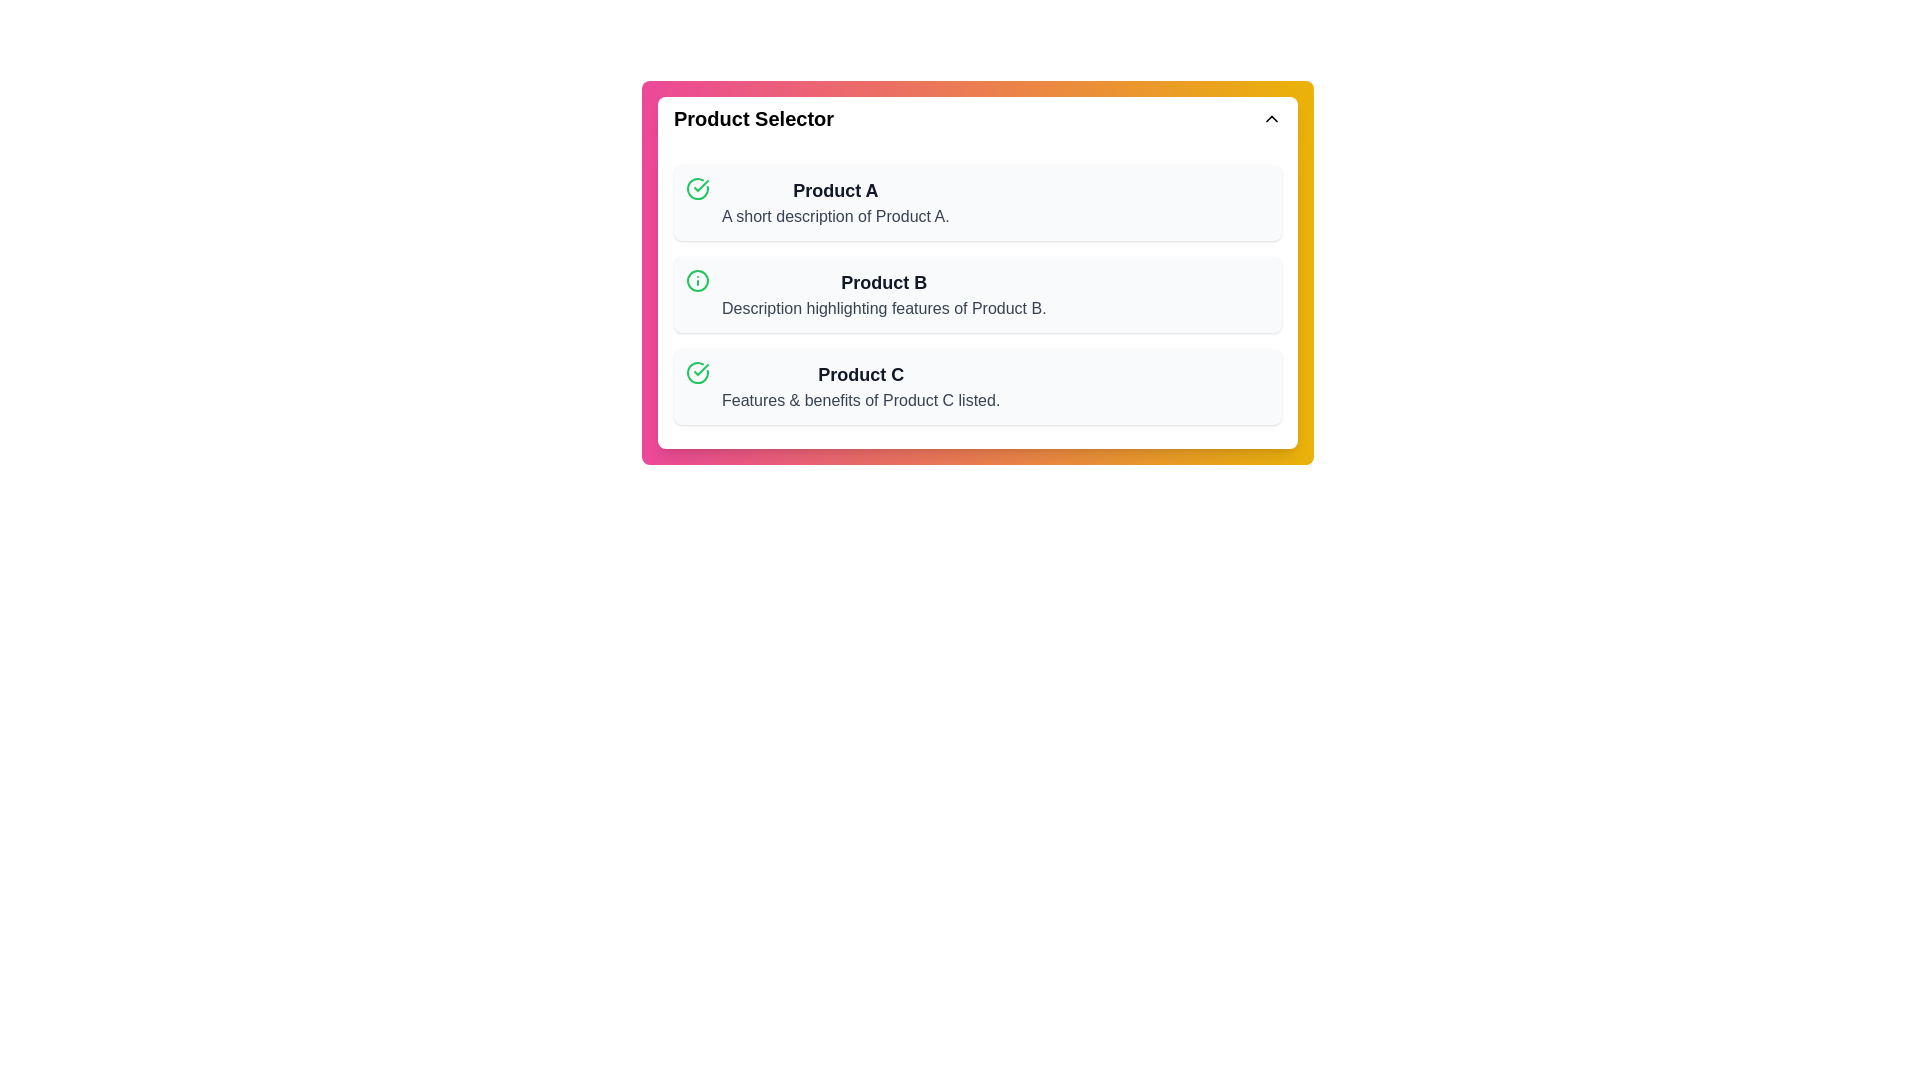 The height and width of the screenshot is (1080, 1920). I want to click on the icon associated with Product A, so click(697, 189).